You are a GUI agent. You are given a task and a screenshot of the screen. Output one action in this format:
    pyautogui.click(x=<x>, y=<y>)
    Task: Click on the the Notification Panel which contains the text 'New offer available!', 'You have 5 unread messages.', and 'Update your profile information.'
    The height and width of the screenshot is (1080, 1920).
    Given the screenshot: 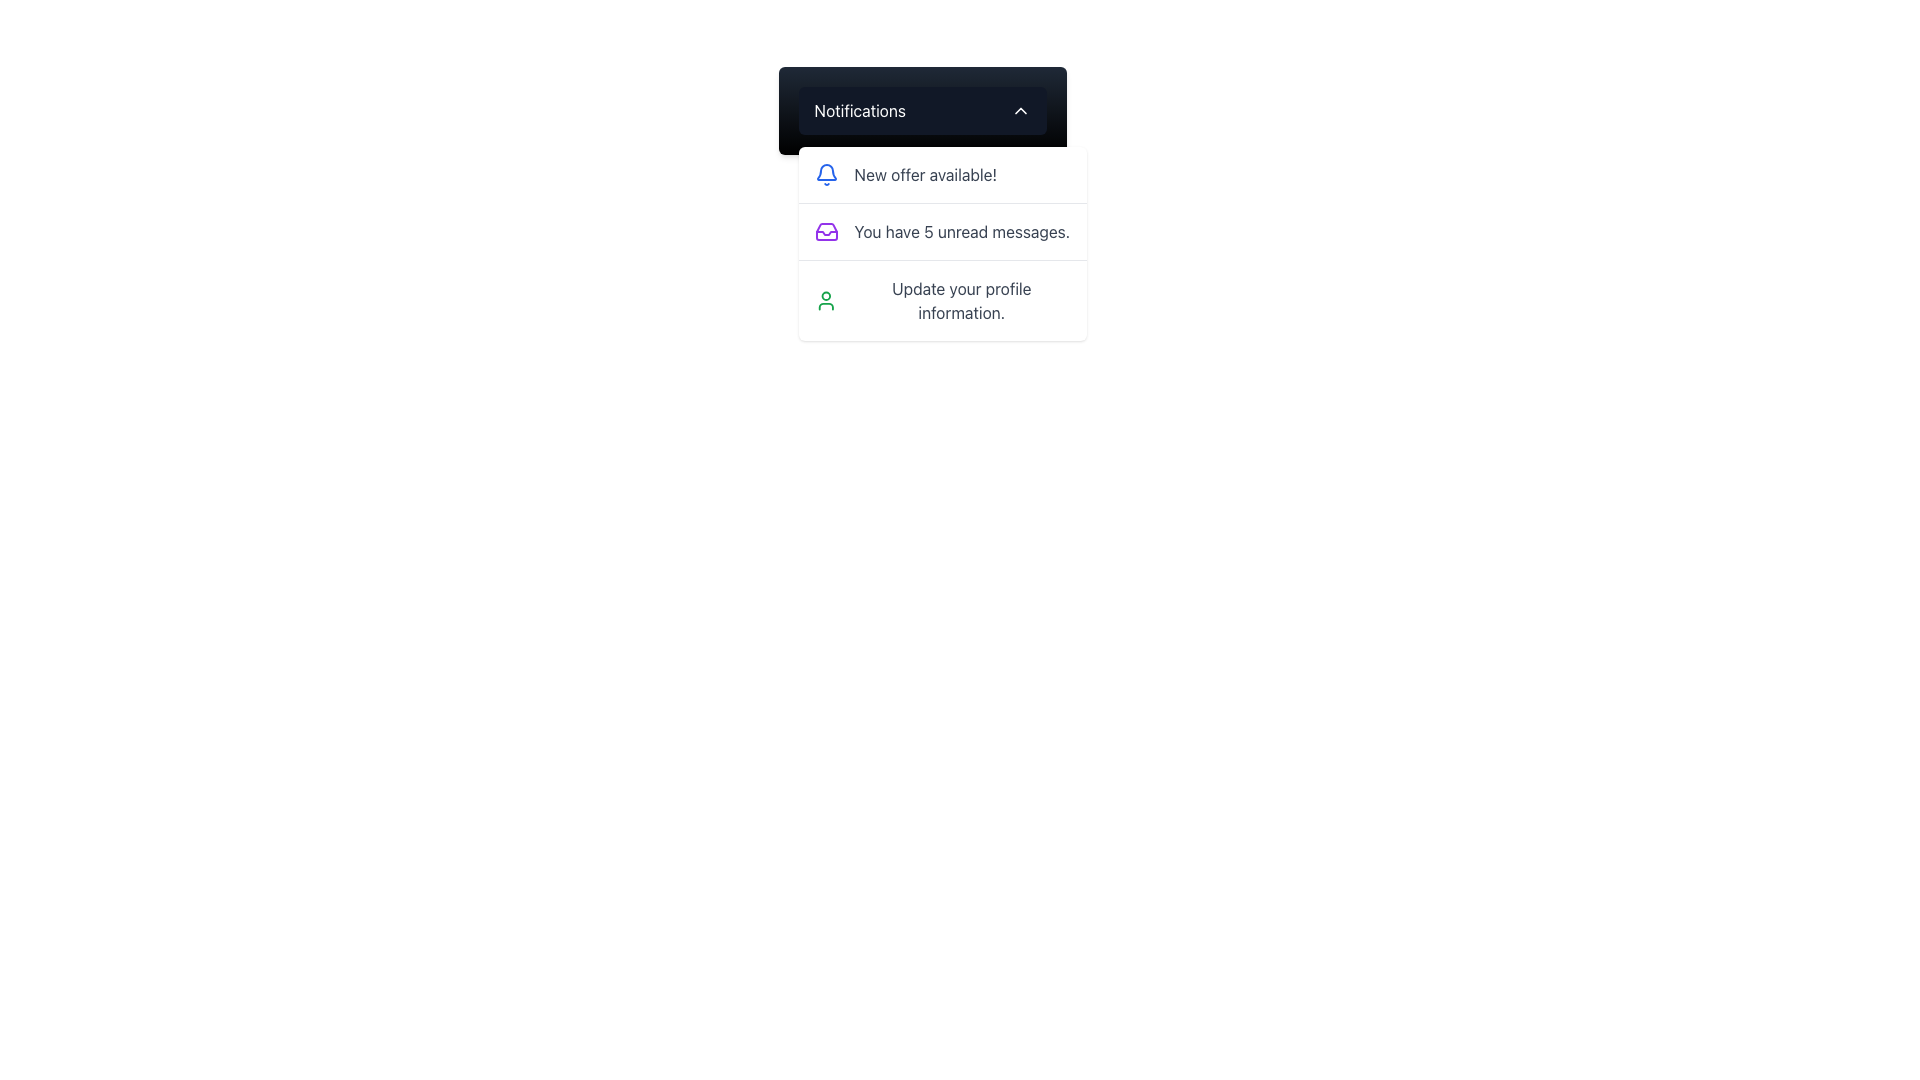 What is the action you would take?
    pyautogui.click(x=941, y=242)
    